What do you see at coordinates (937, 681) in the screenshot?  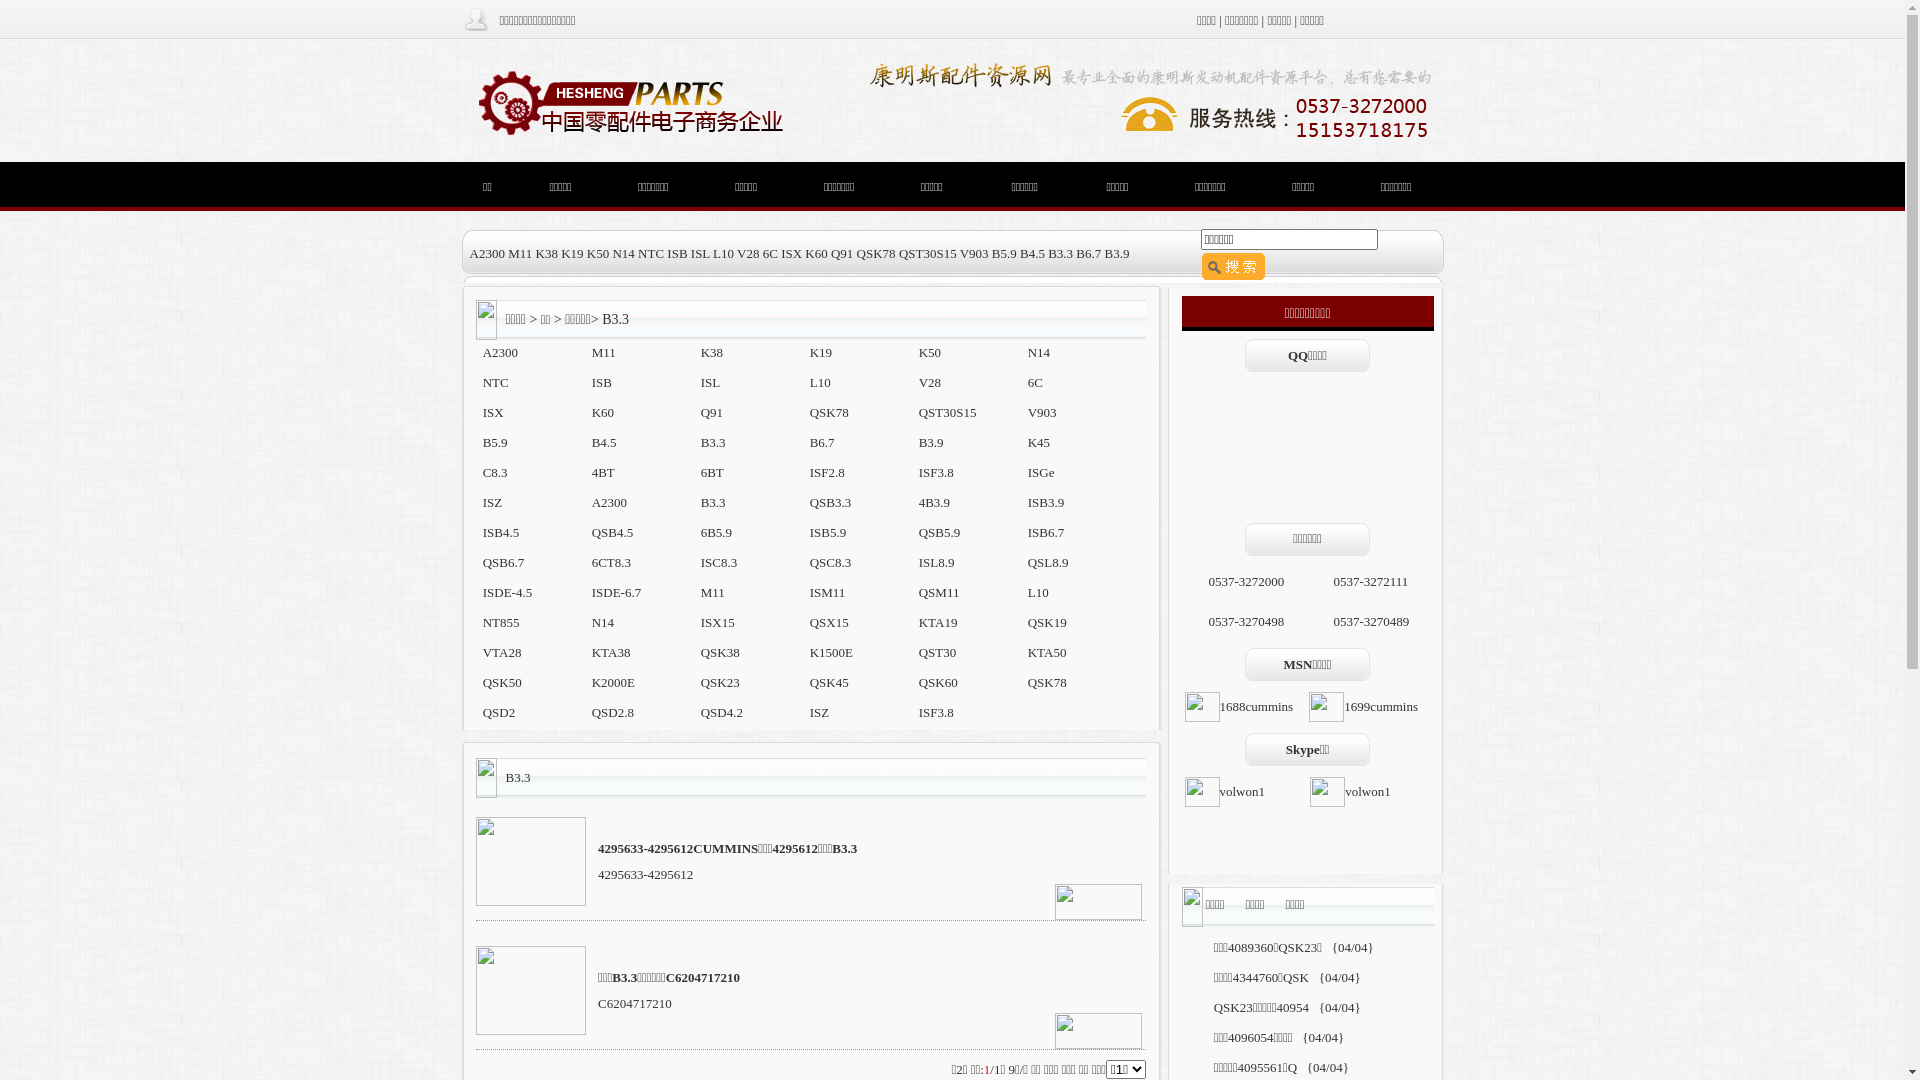 I see `'QSK60'` at bounding box center [937, 681].